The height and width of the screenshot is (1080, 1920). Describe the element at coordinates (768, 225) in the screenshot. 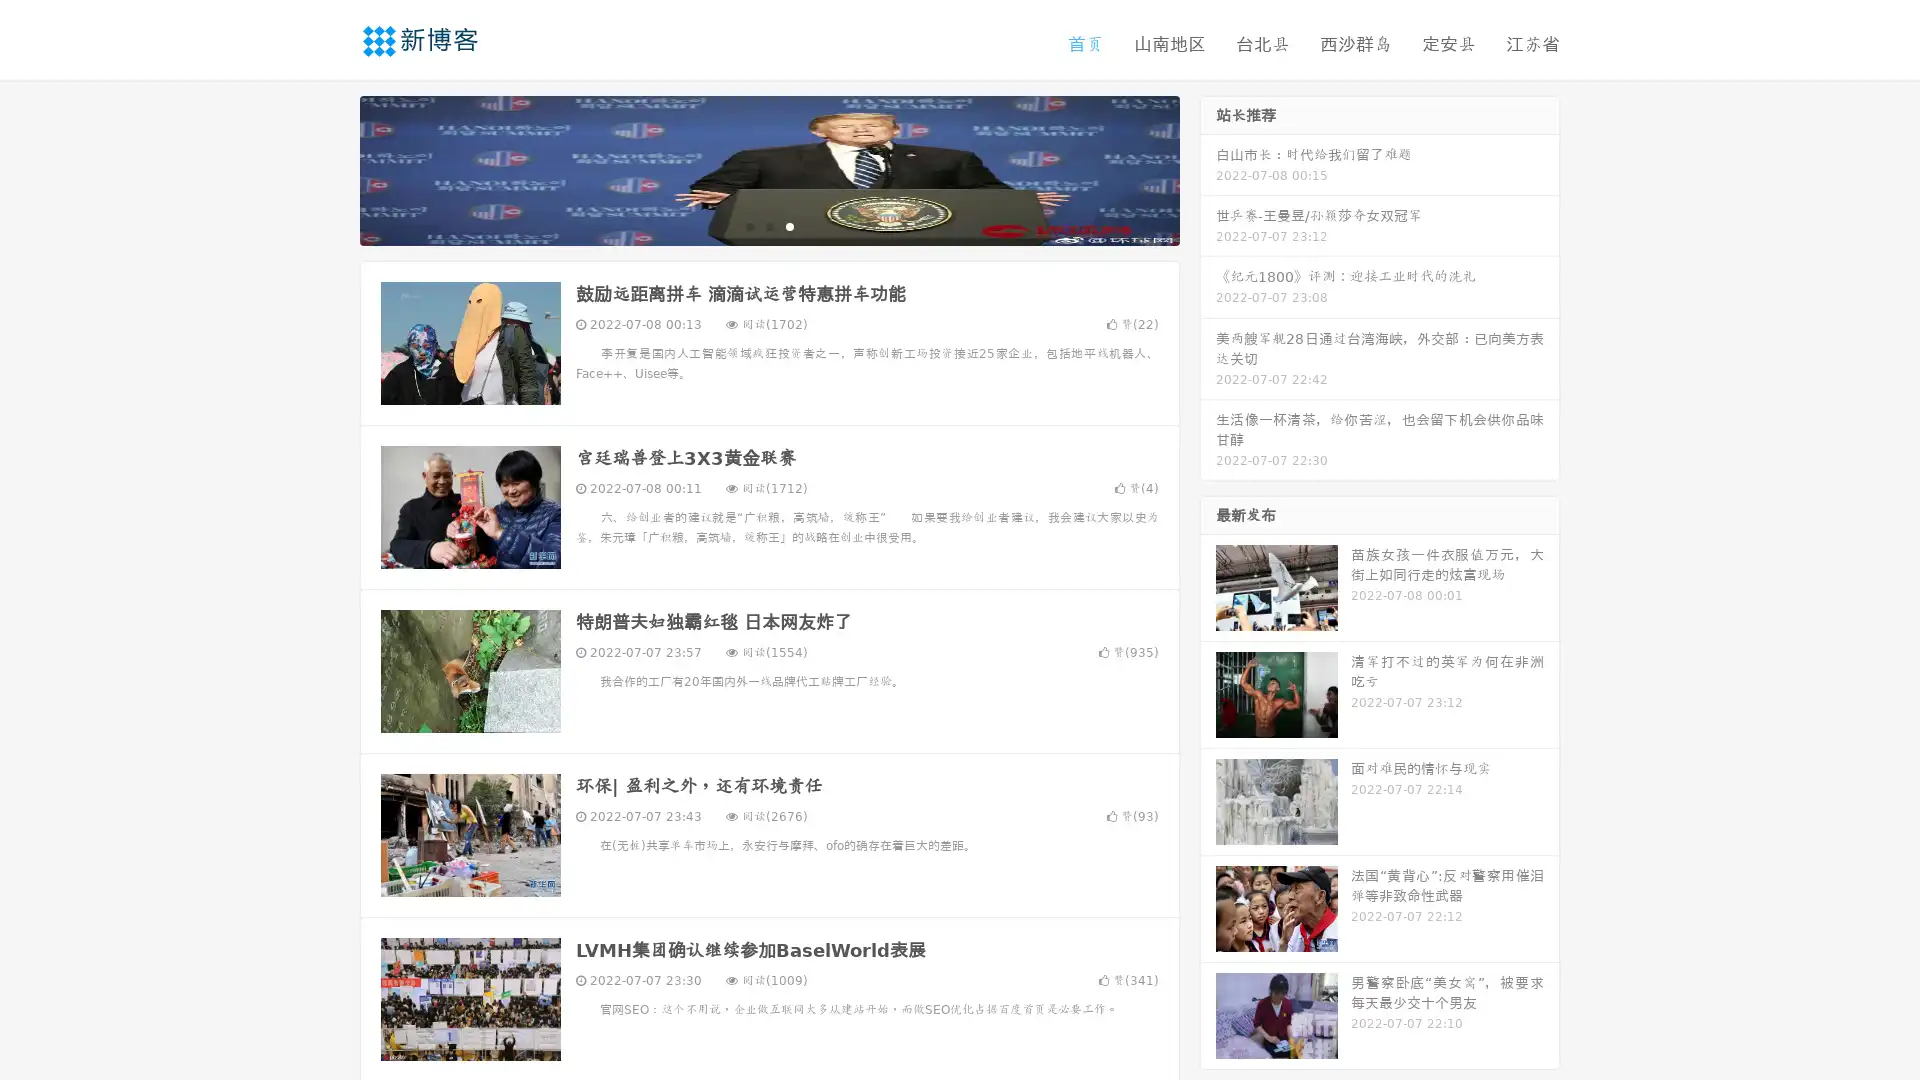

I see `Go to slide 2` at that location.